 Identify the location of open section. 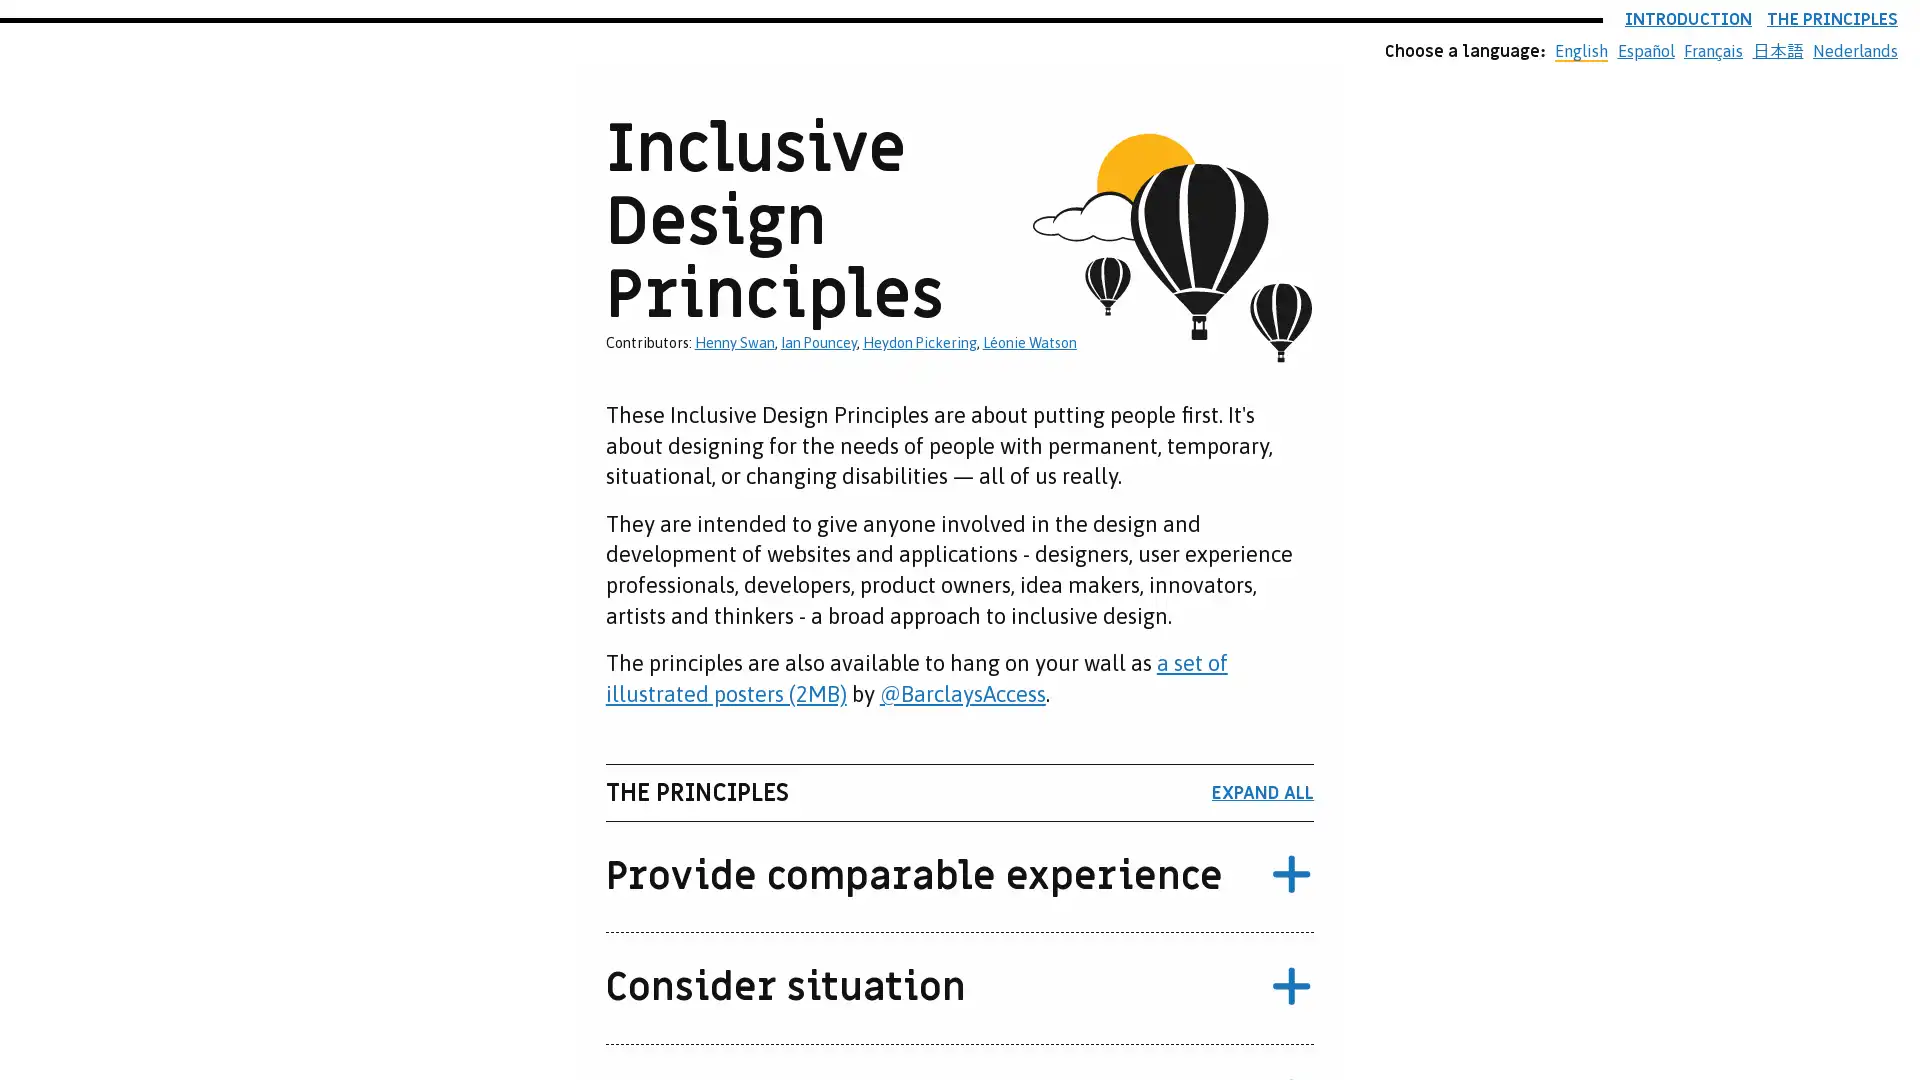
(1291, 875).